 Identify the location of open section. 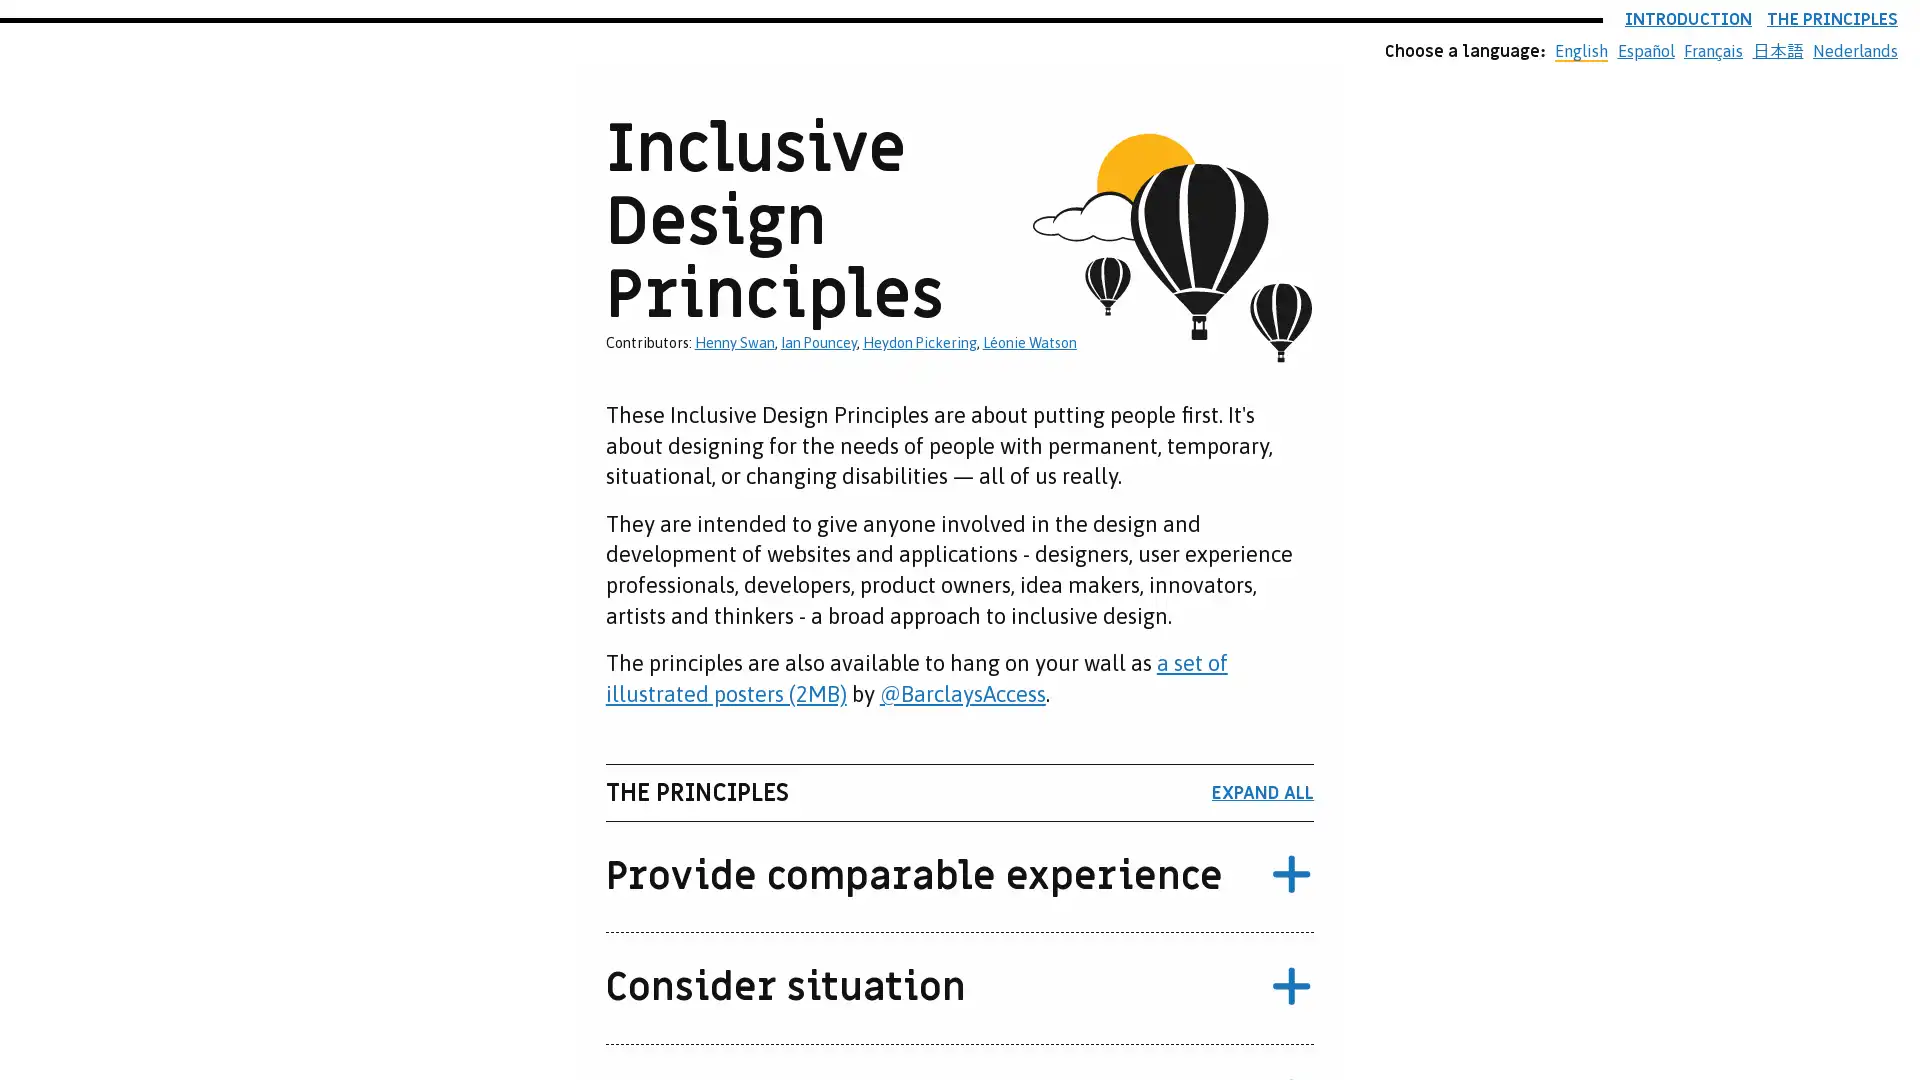
(1291, 875).